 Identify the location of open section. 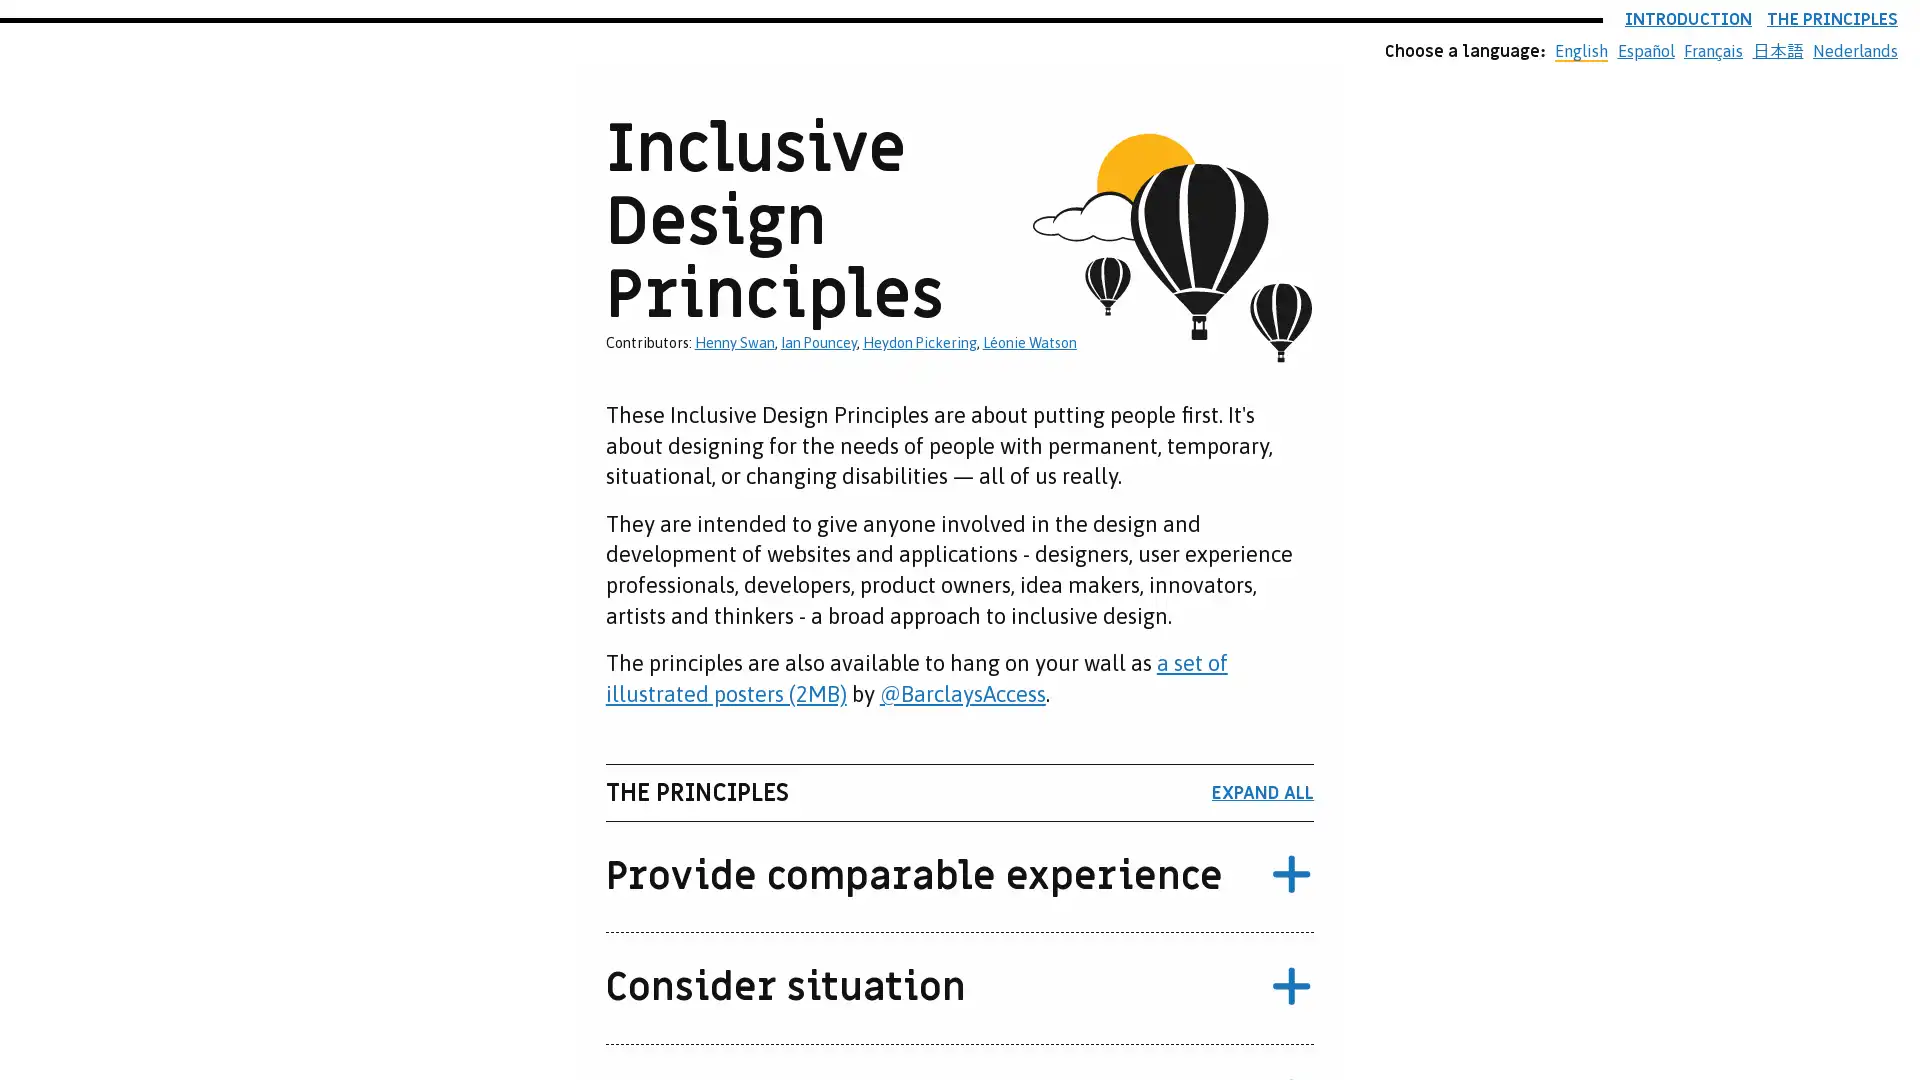
(1291, 875).